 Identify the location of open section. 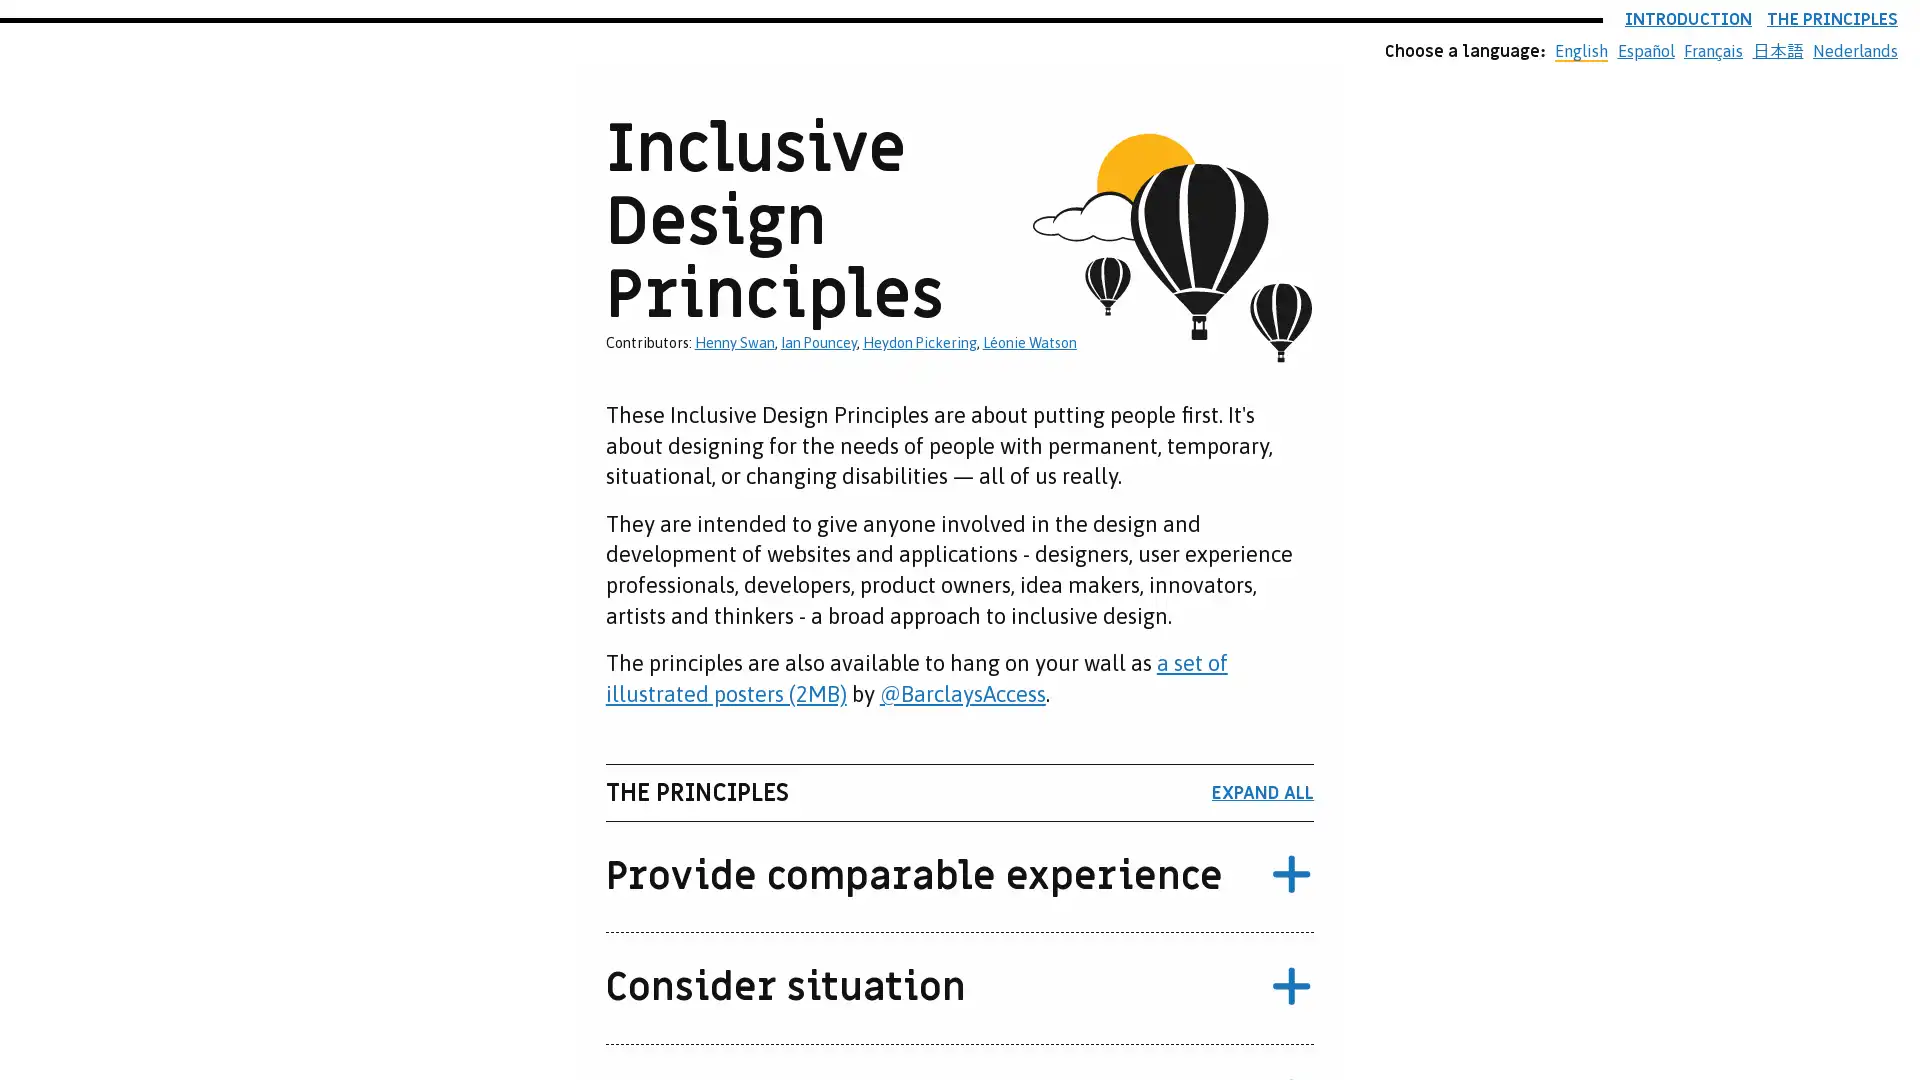
(1291, 875).